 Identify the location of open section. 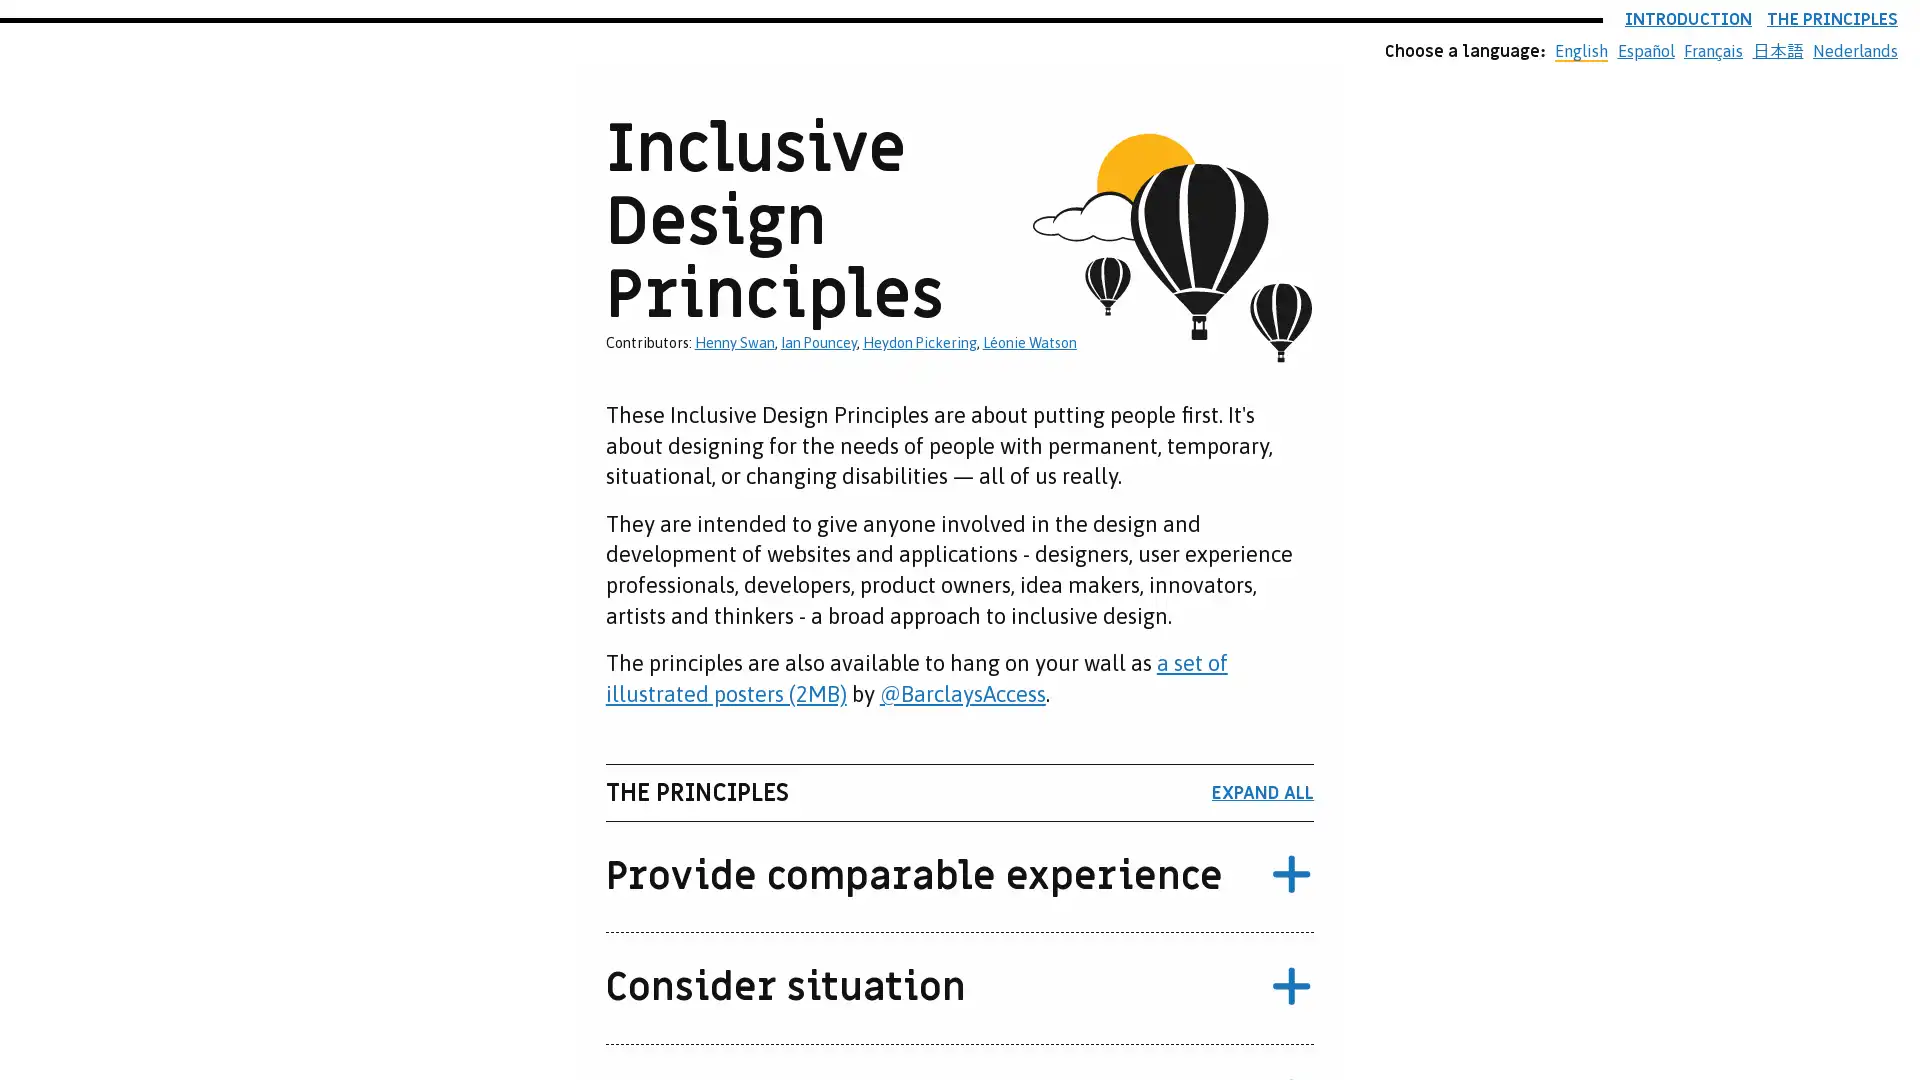
(1291, 875).